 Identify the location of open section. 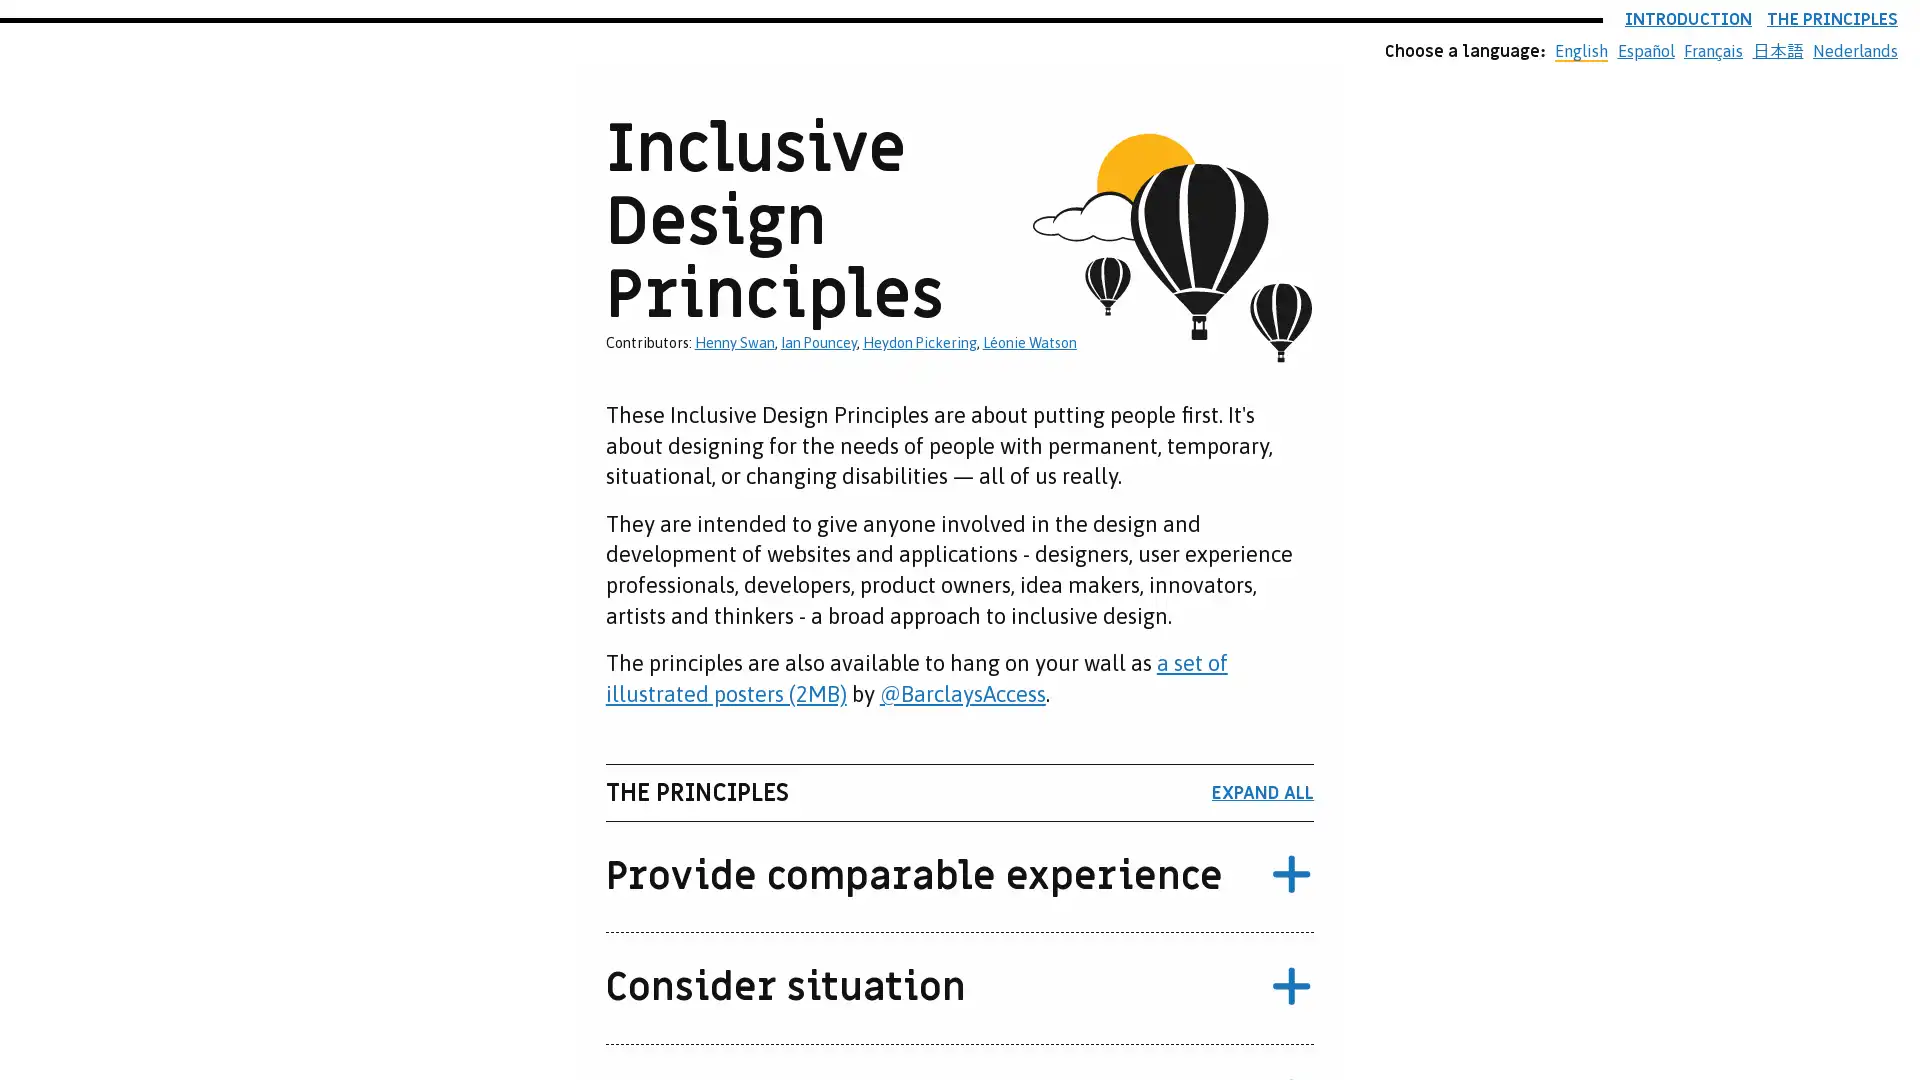
(1291, 875).